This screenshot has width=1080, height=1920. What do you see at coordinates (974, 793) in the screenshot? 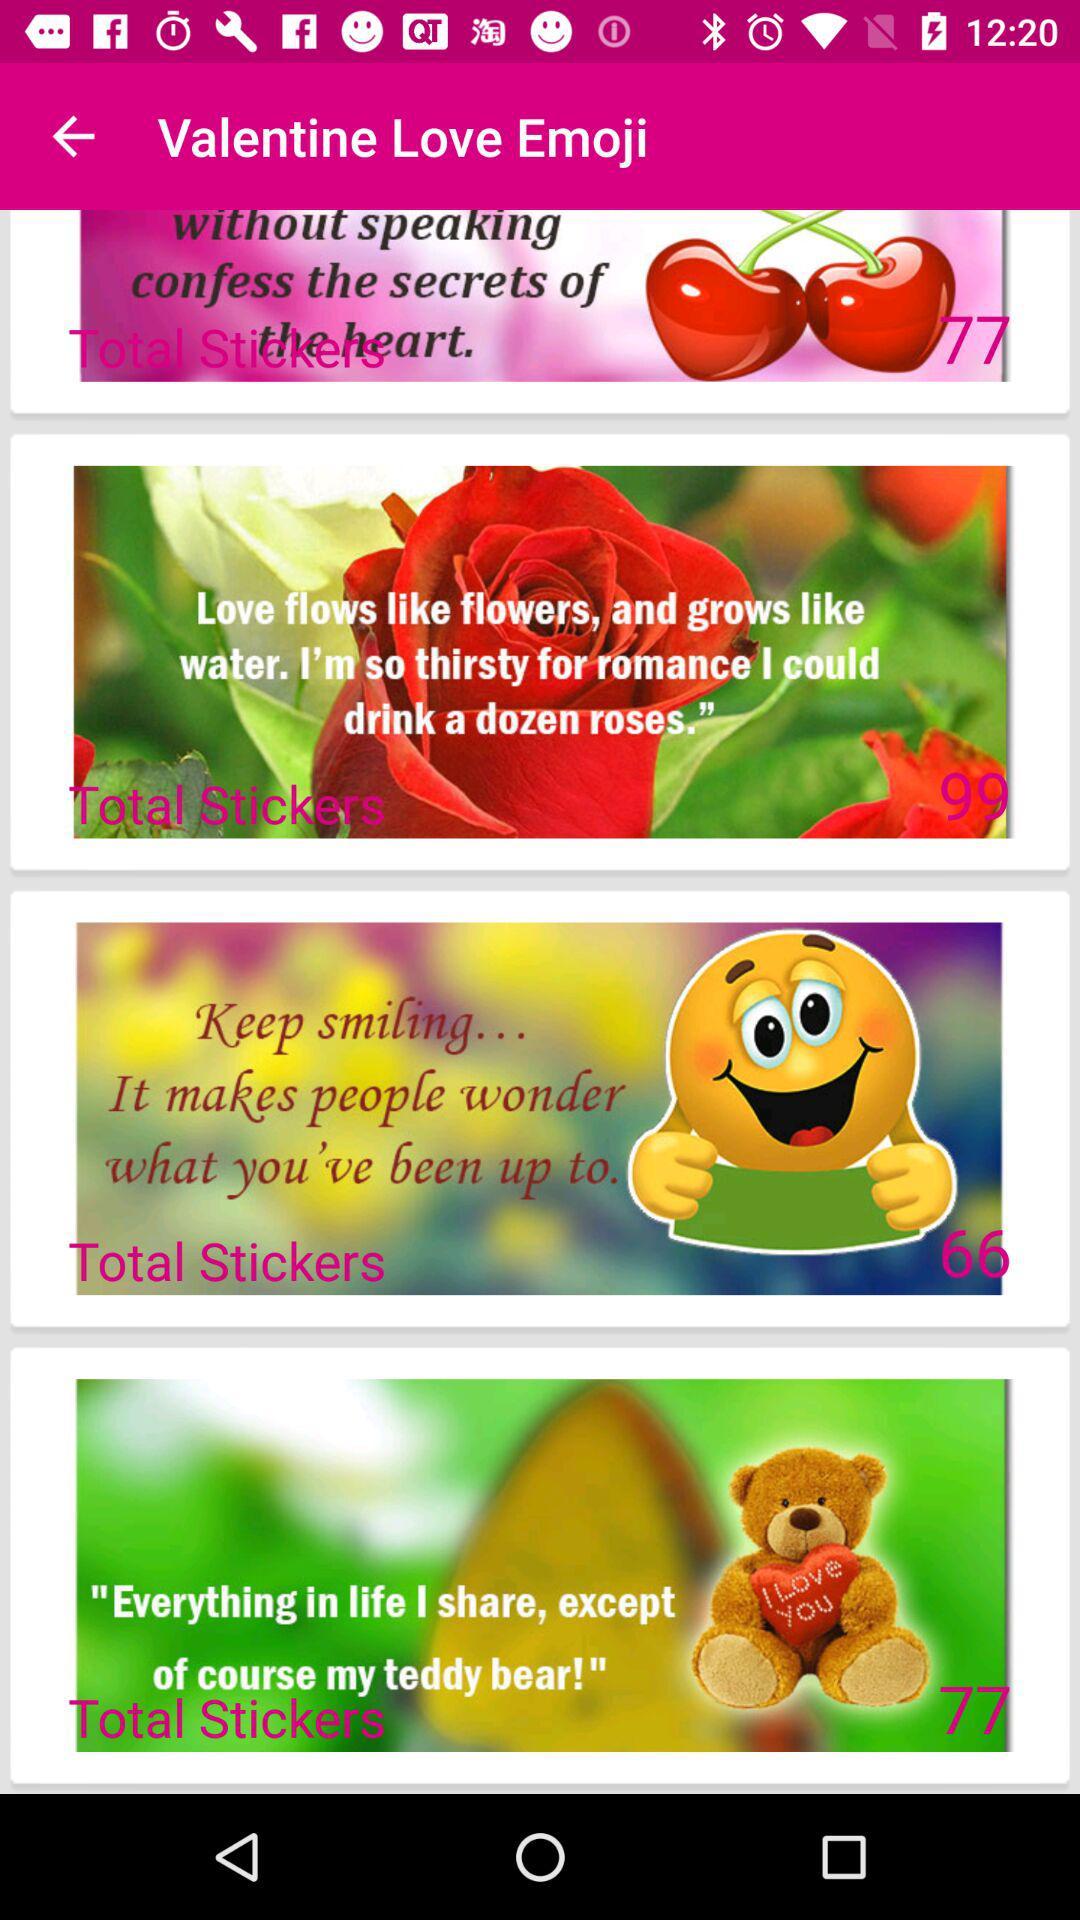
I see `item next to total stickers item` at bounding box center [974, 793].